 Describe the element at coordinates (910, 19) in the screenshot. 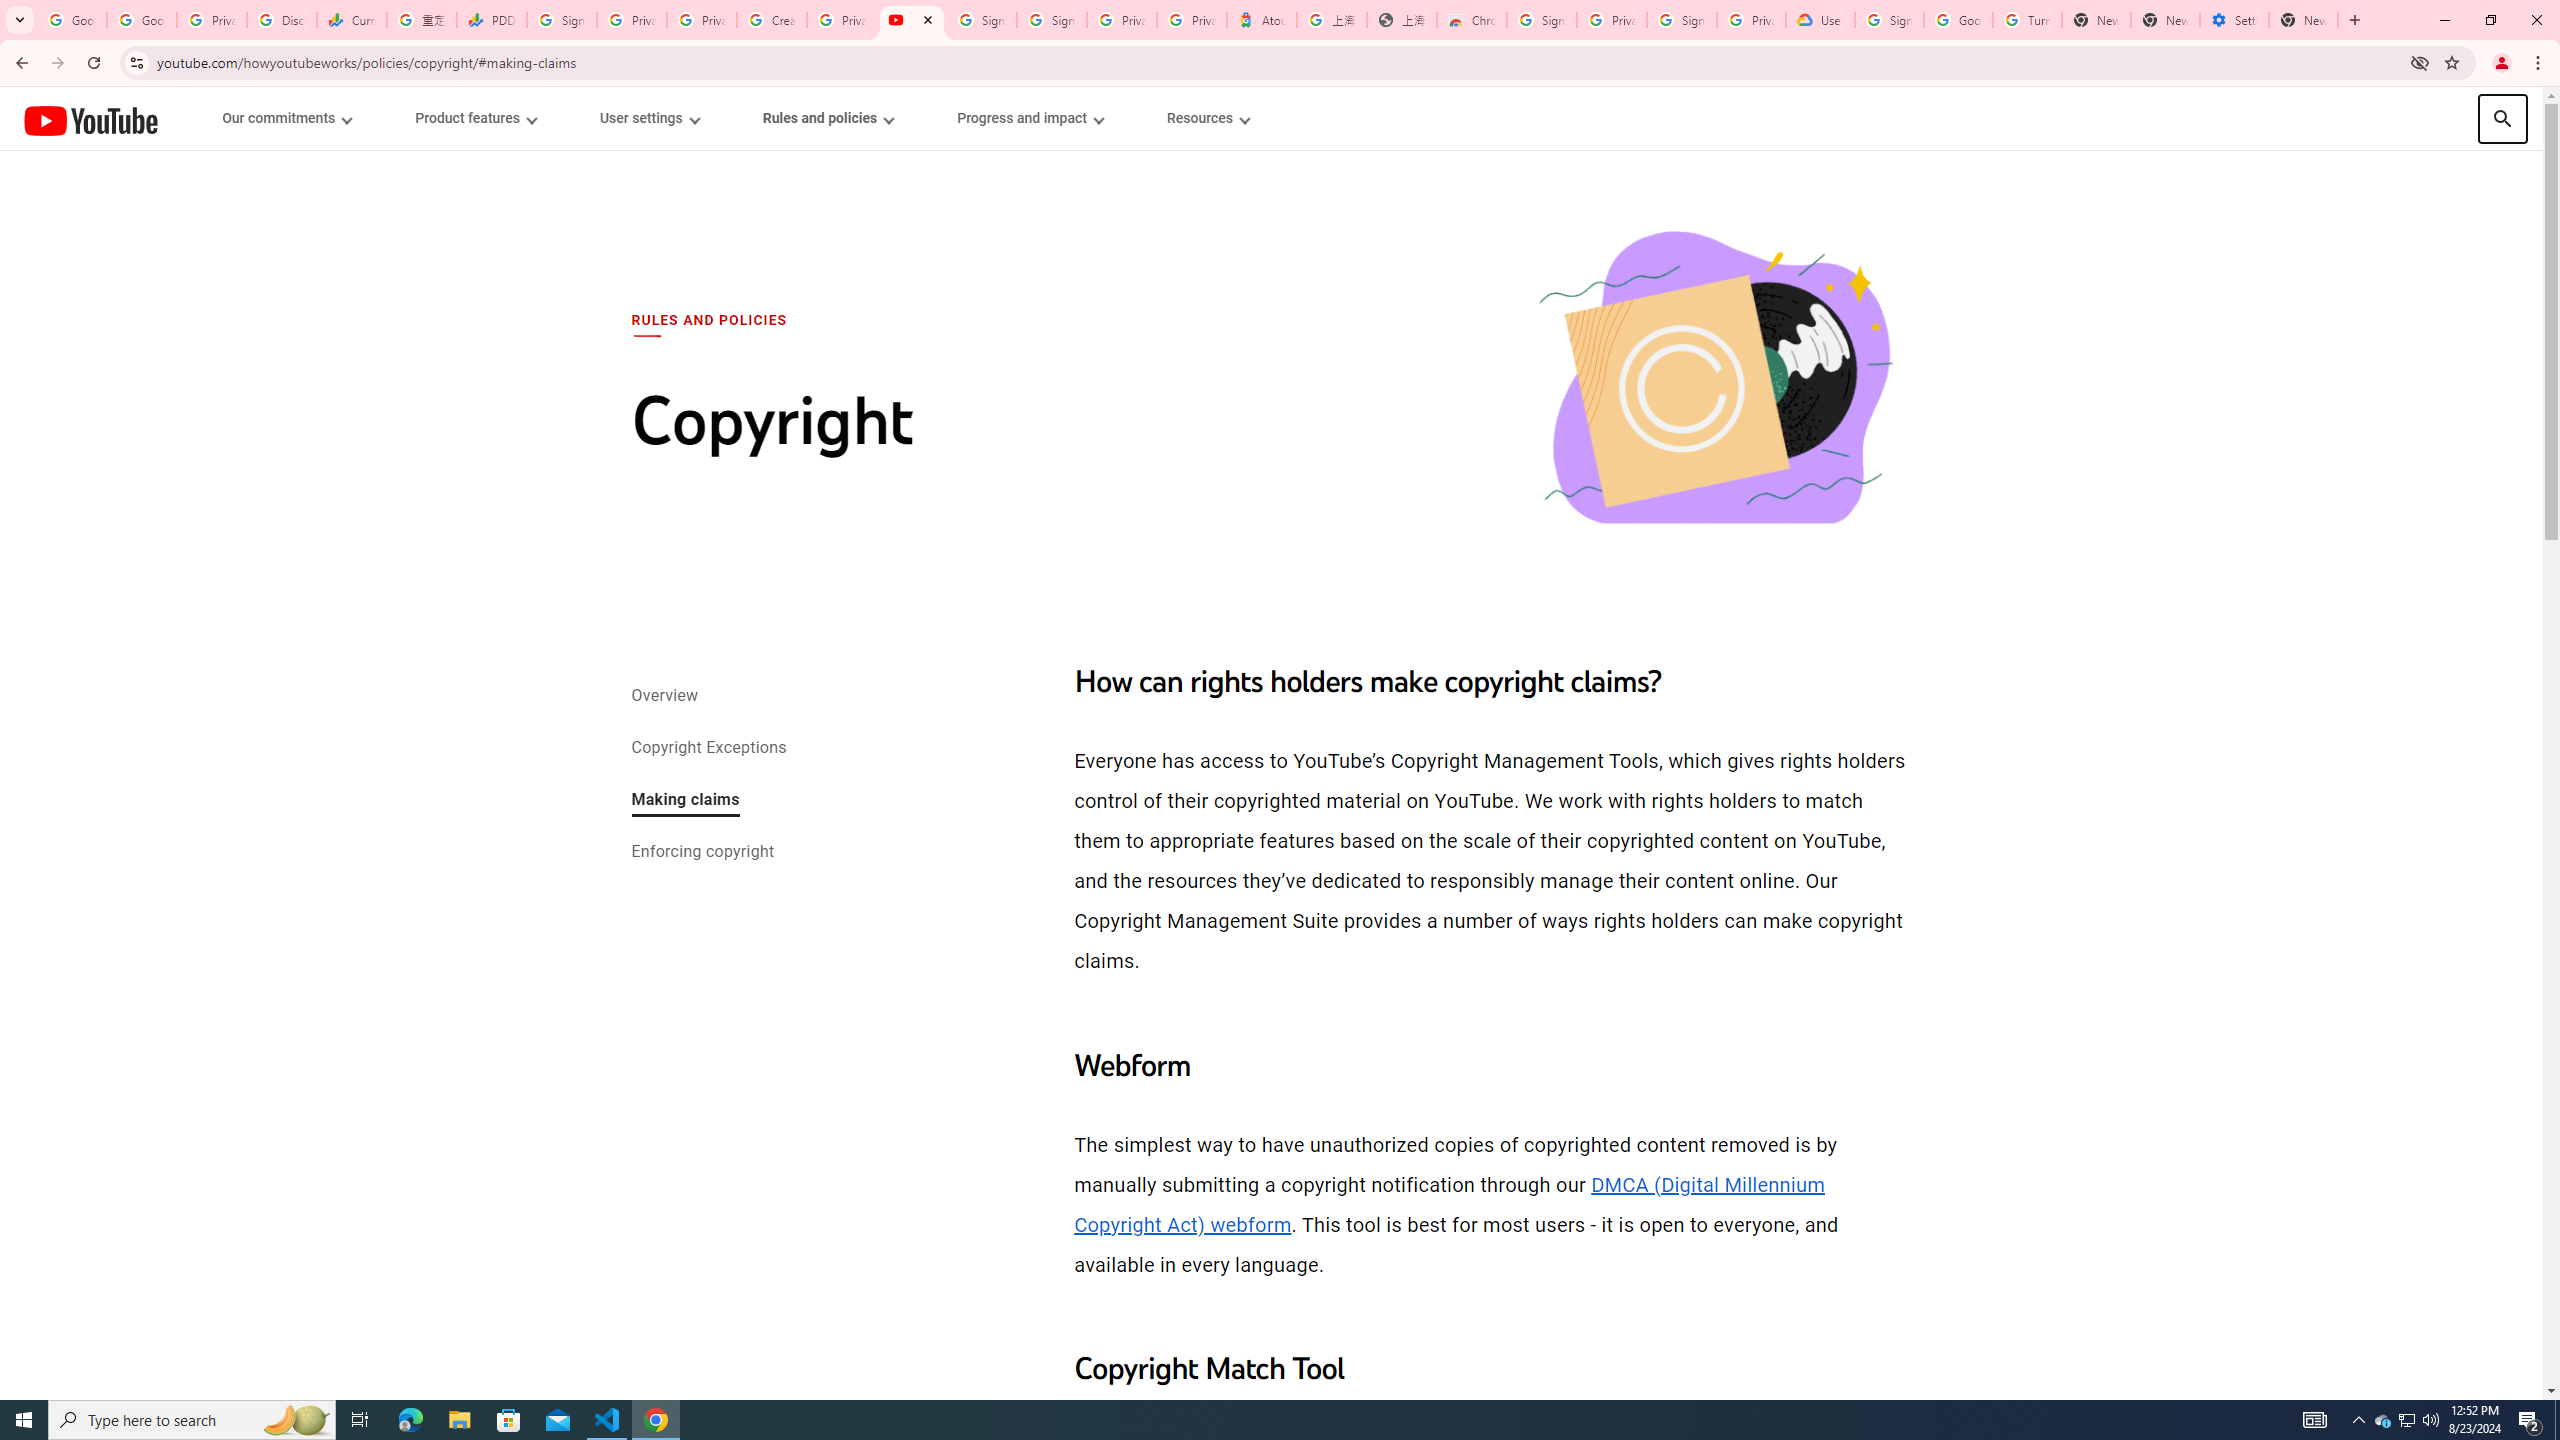

I see `'YouTube Copyright Rules & Policies - How YouTube Works'` at that location.